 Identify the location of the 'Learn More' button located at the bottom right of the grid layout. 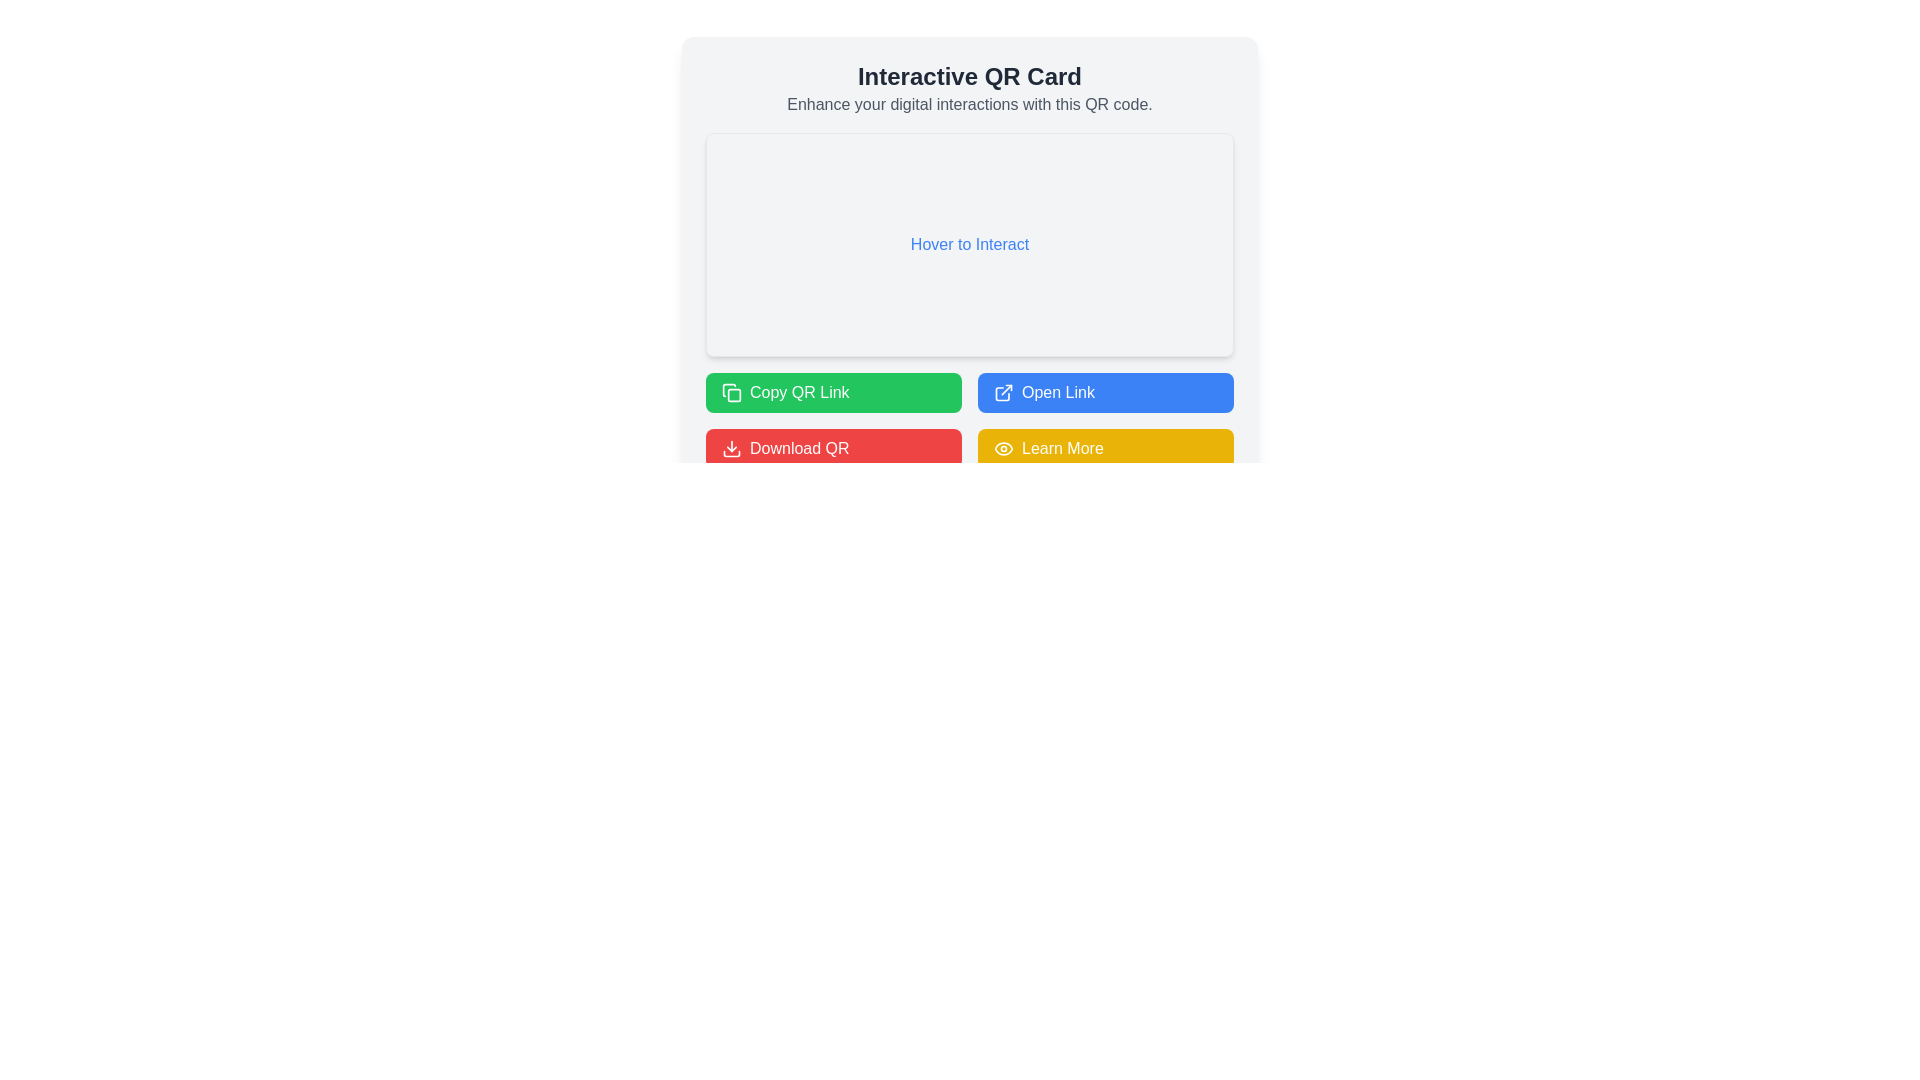
(1104, 447).